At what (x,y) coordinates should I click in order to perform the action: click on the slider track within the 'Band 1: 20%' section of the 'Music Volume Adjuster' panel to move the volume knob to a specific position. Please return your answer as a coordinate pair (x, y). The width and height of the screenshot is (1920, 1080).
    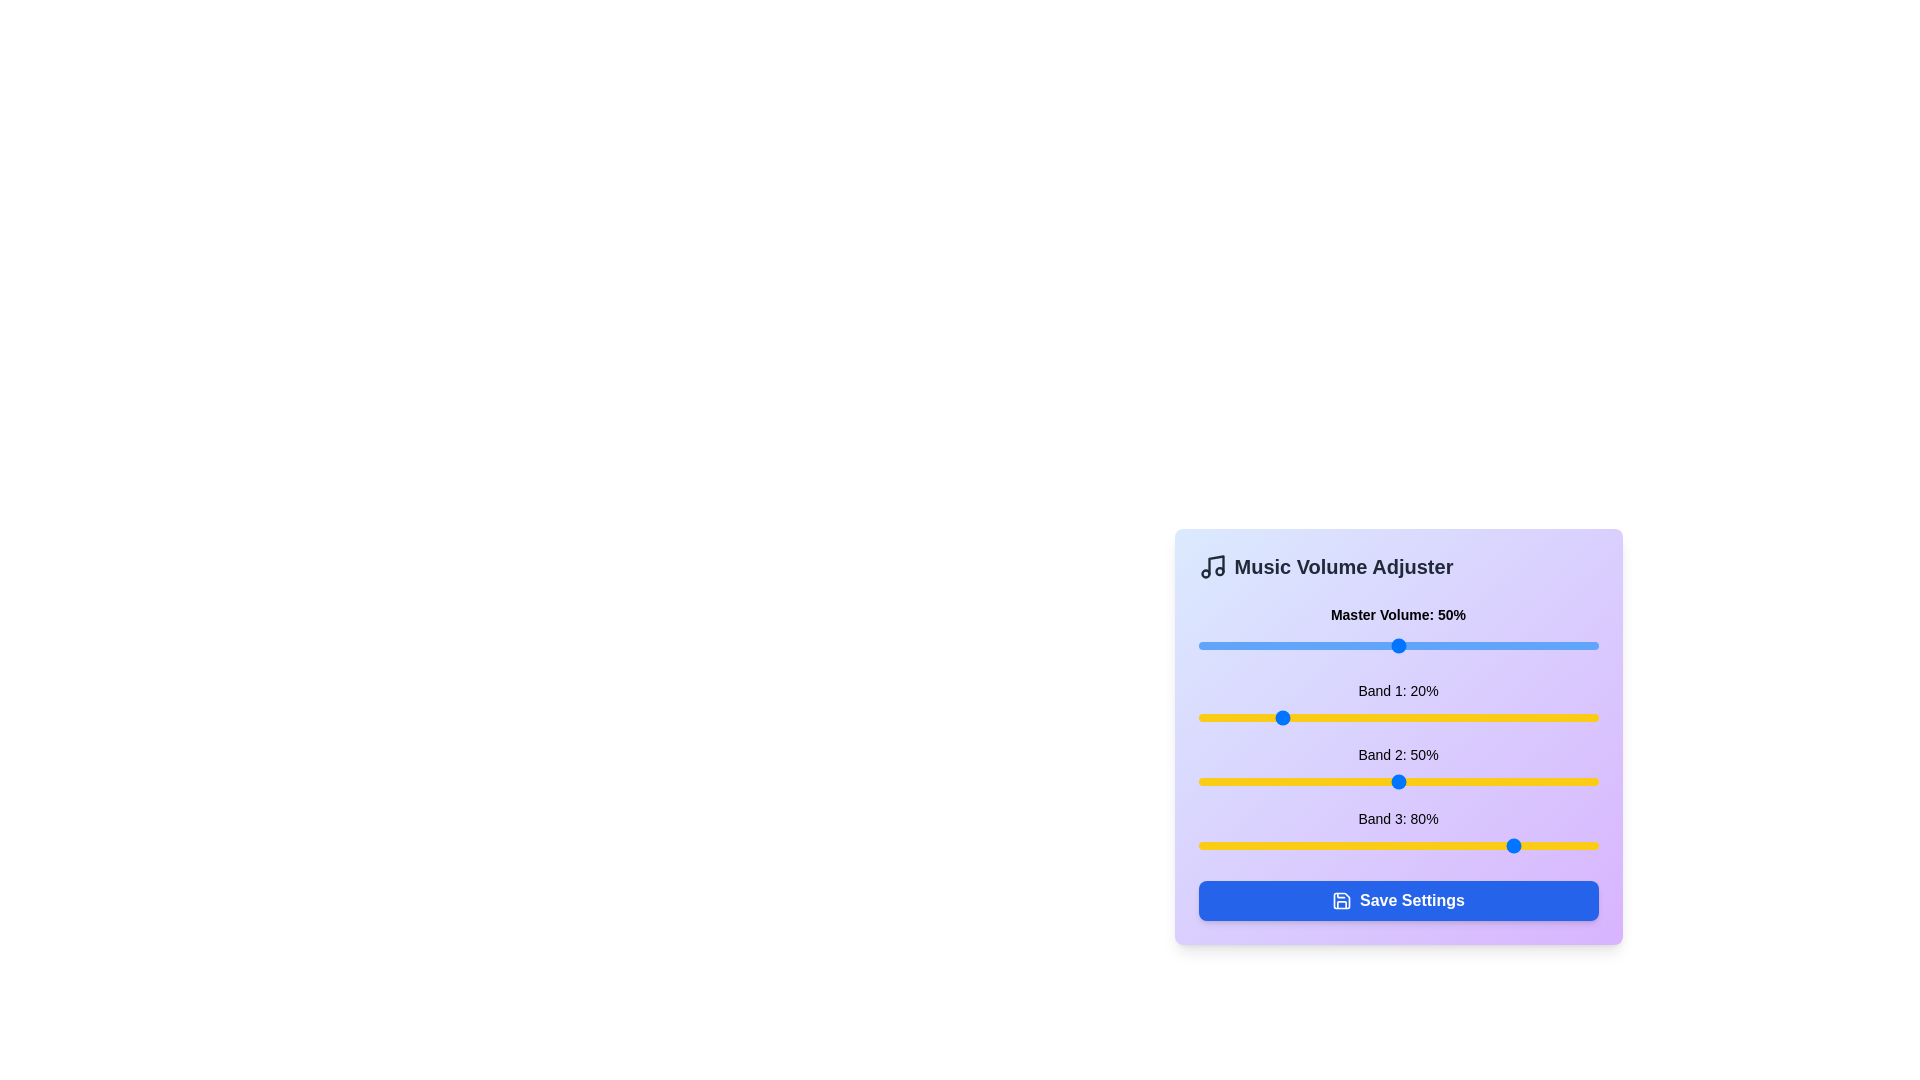
    Looking at the image, I should click on (1397, 716).